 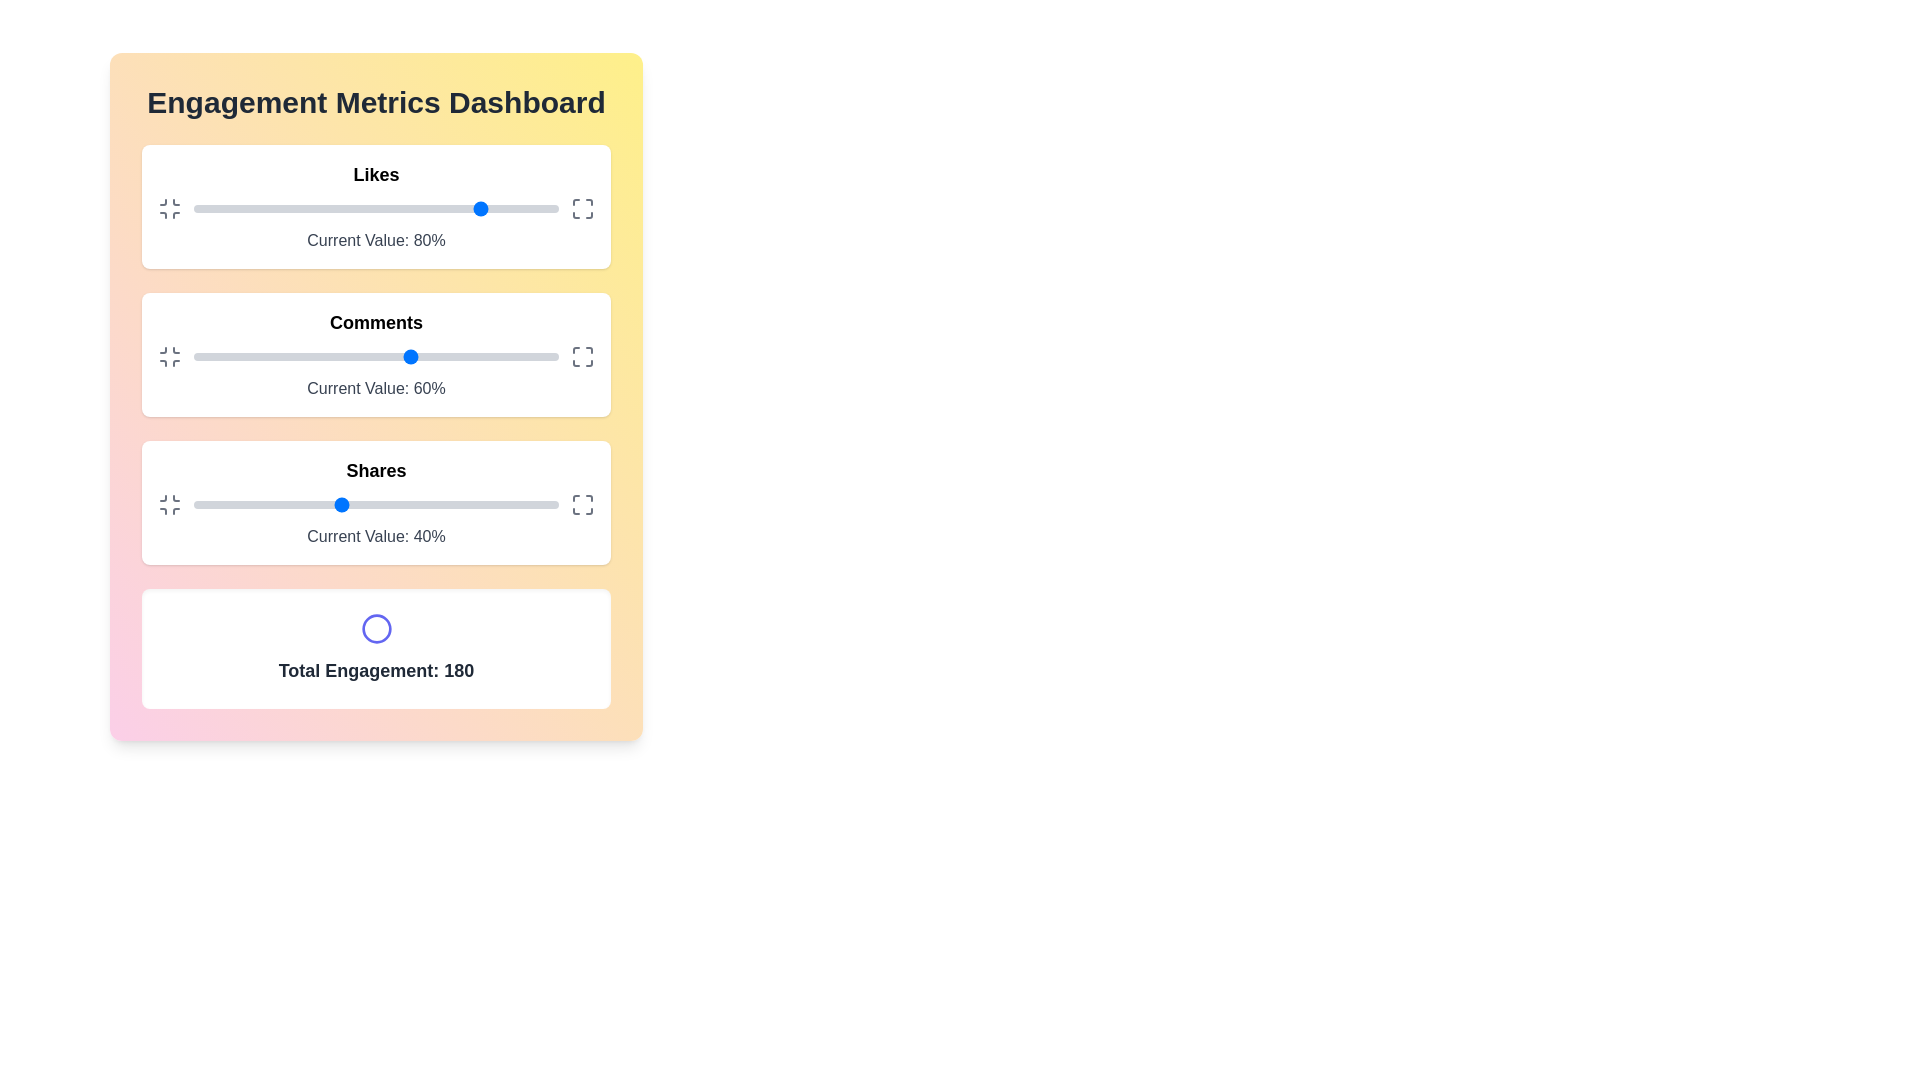 I want to click on the comments slider, so click(x=526, y=356).